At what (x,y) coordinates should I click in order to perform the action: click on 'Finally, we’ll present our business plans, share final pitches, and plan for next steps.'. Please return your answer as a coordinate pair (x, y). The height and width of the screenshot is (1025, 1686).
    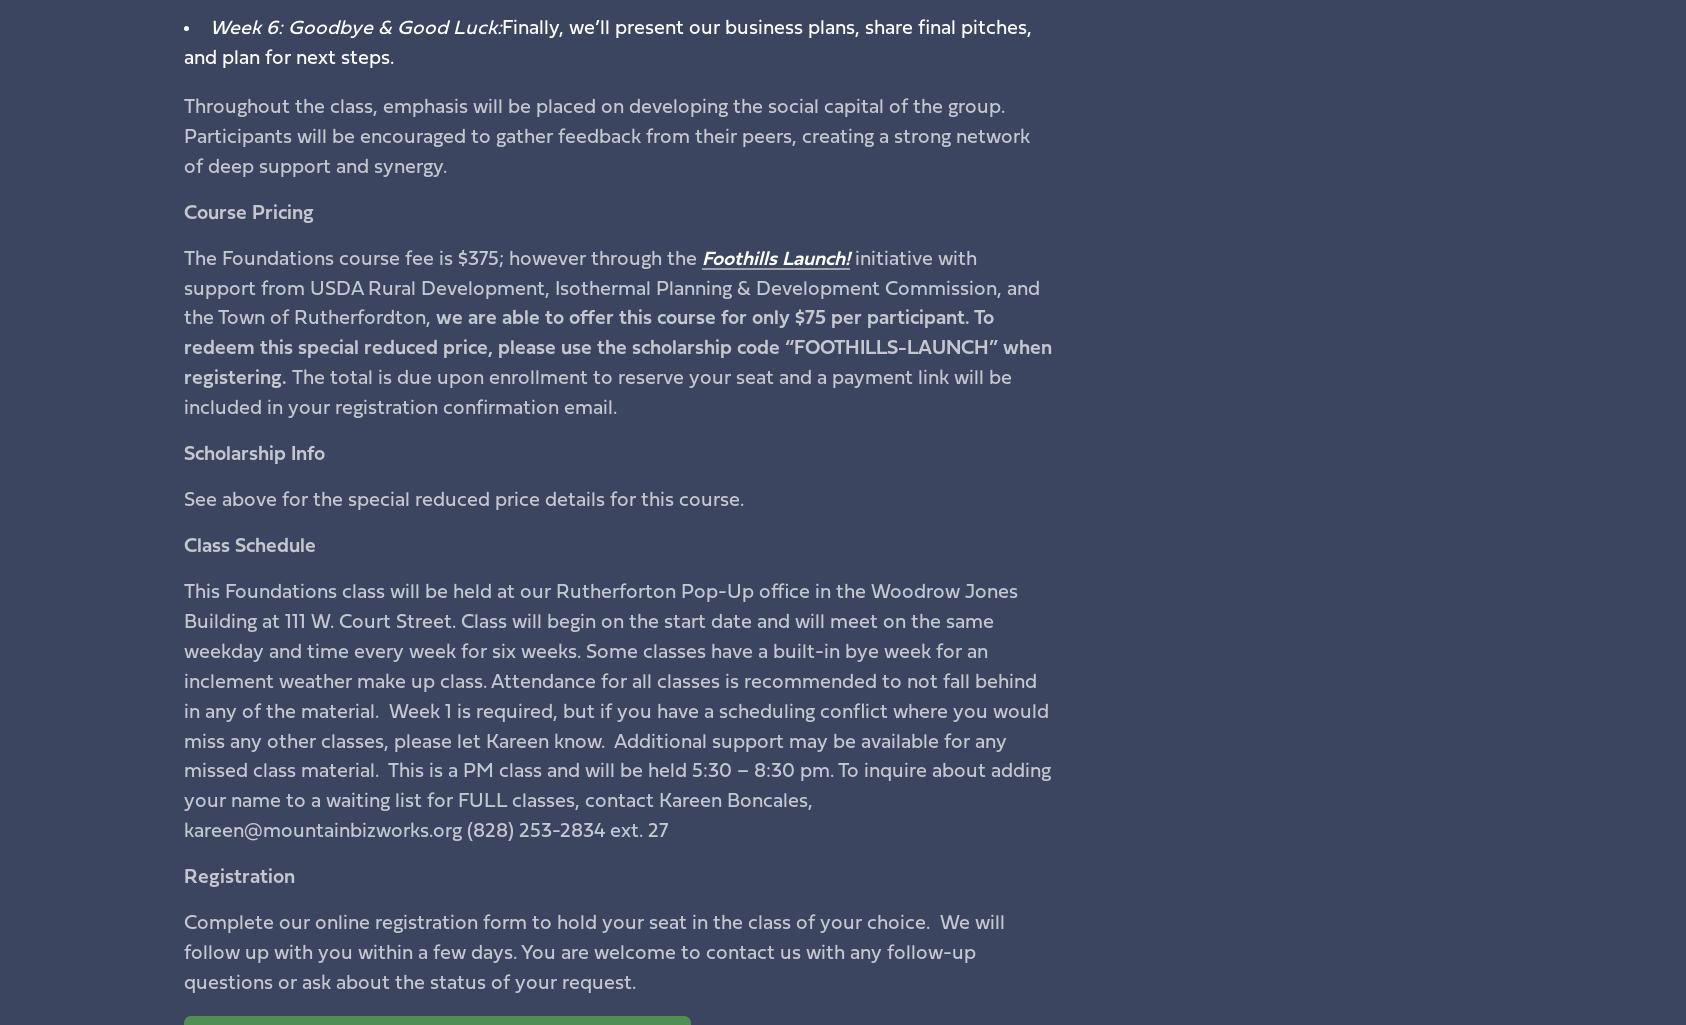
    Looking at the image, I should click on (605, 43).